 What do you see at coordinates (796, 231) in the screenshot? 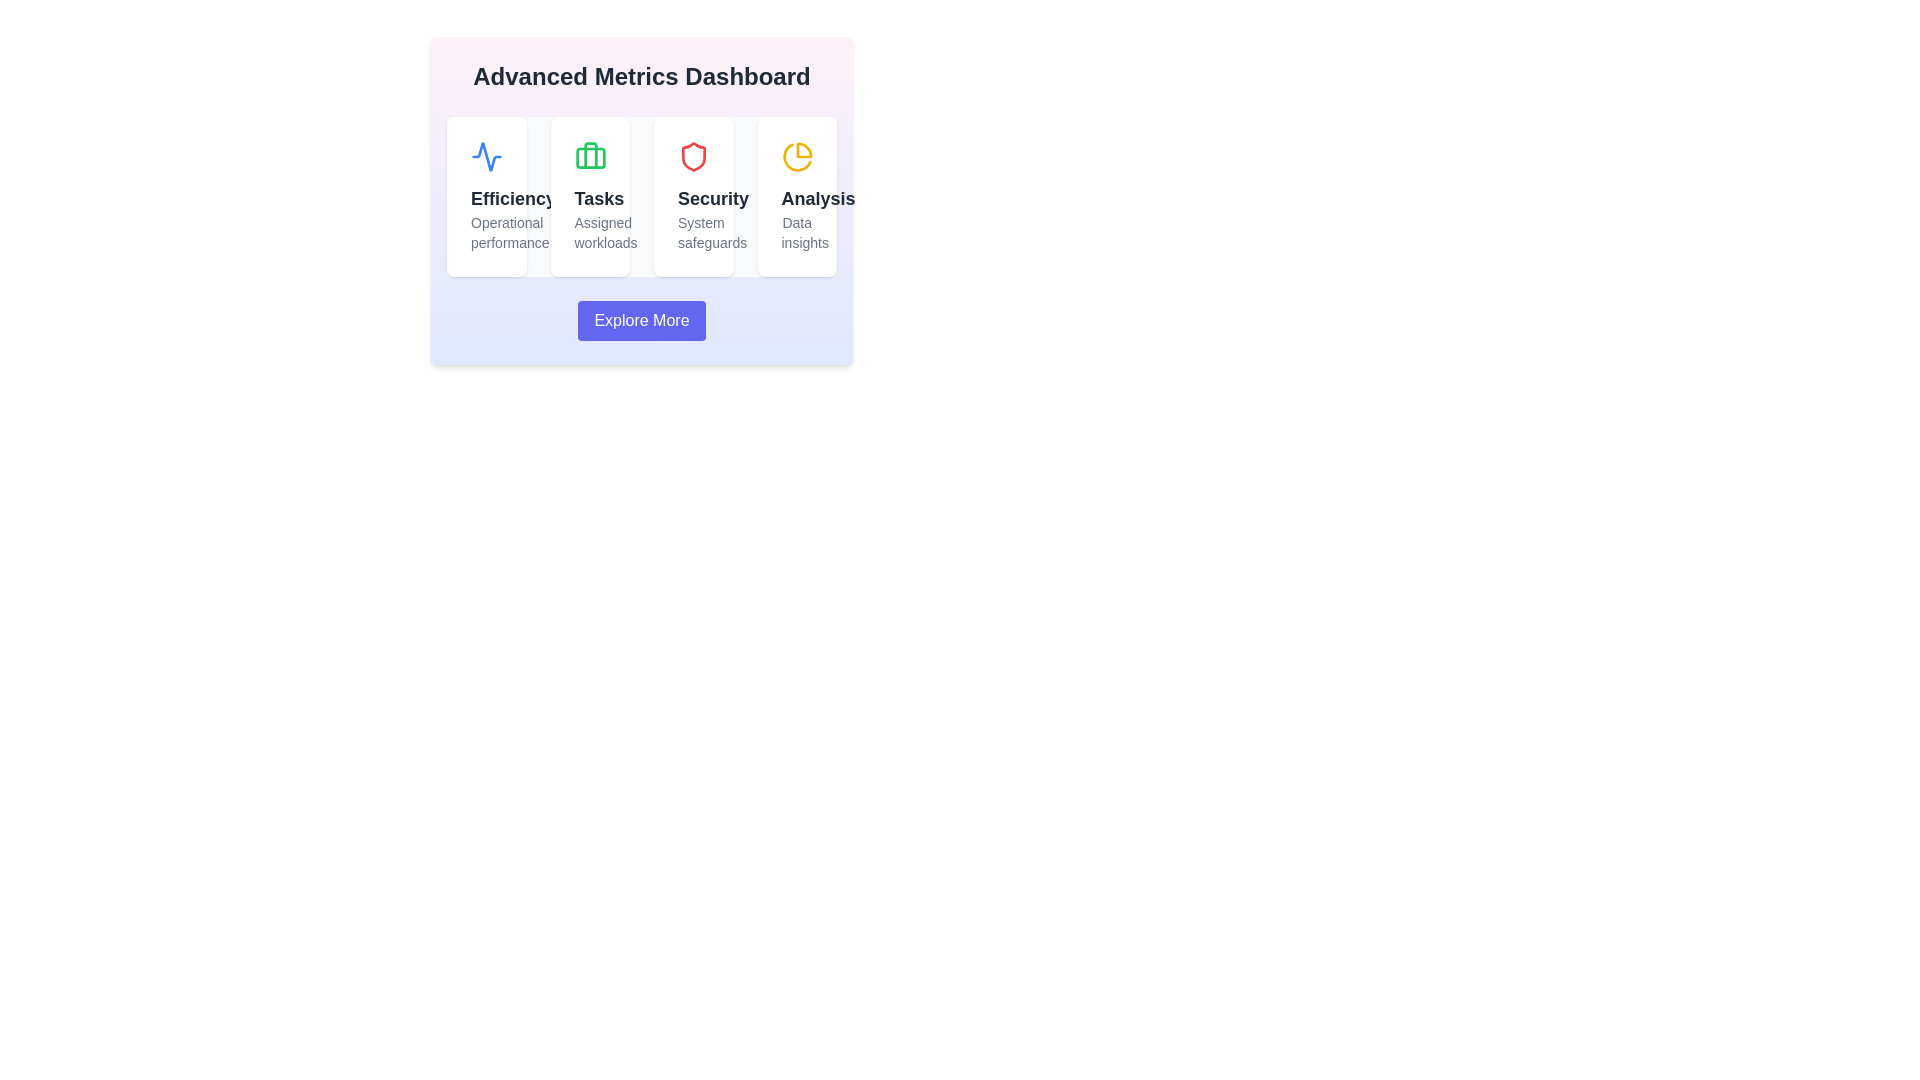
I see `content displayed in the text label located beneath the bold 'Analysis' title within the 'Analysis' card` at bounding box center [796, 231].